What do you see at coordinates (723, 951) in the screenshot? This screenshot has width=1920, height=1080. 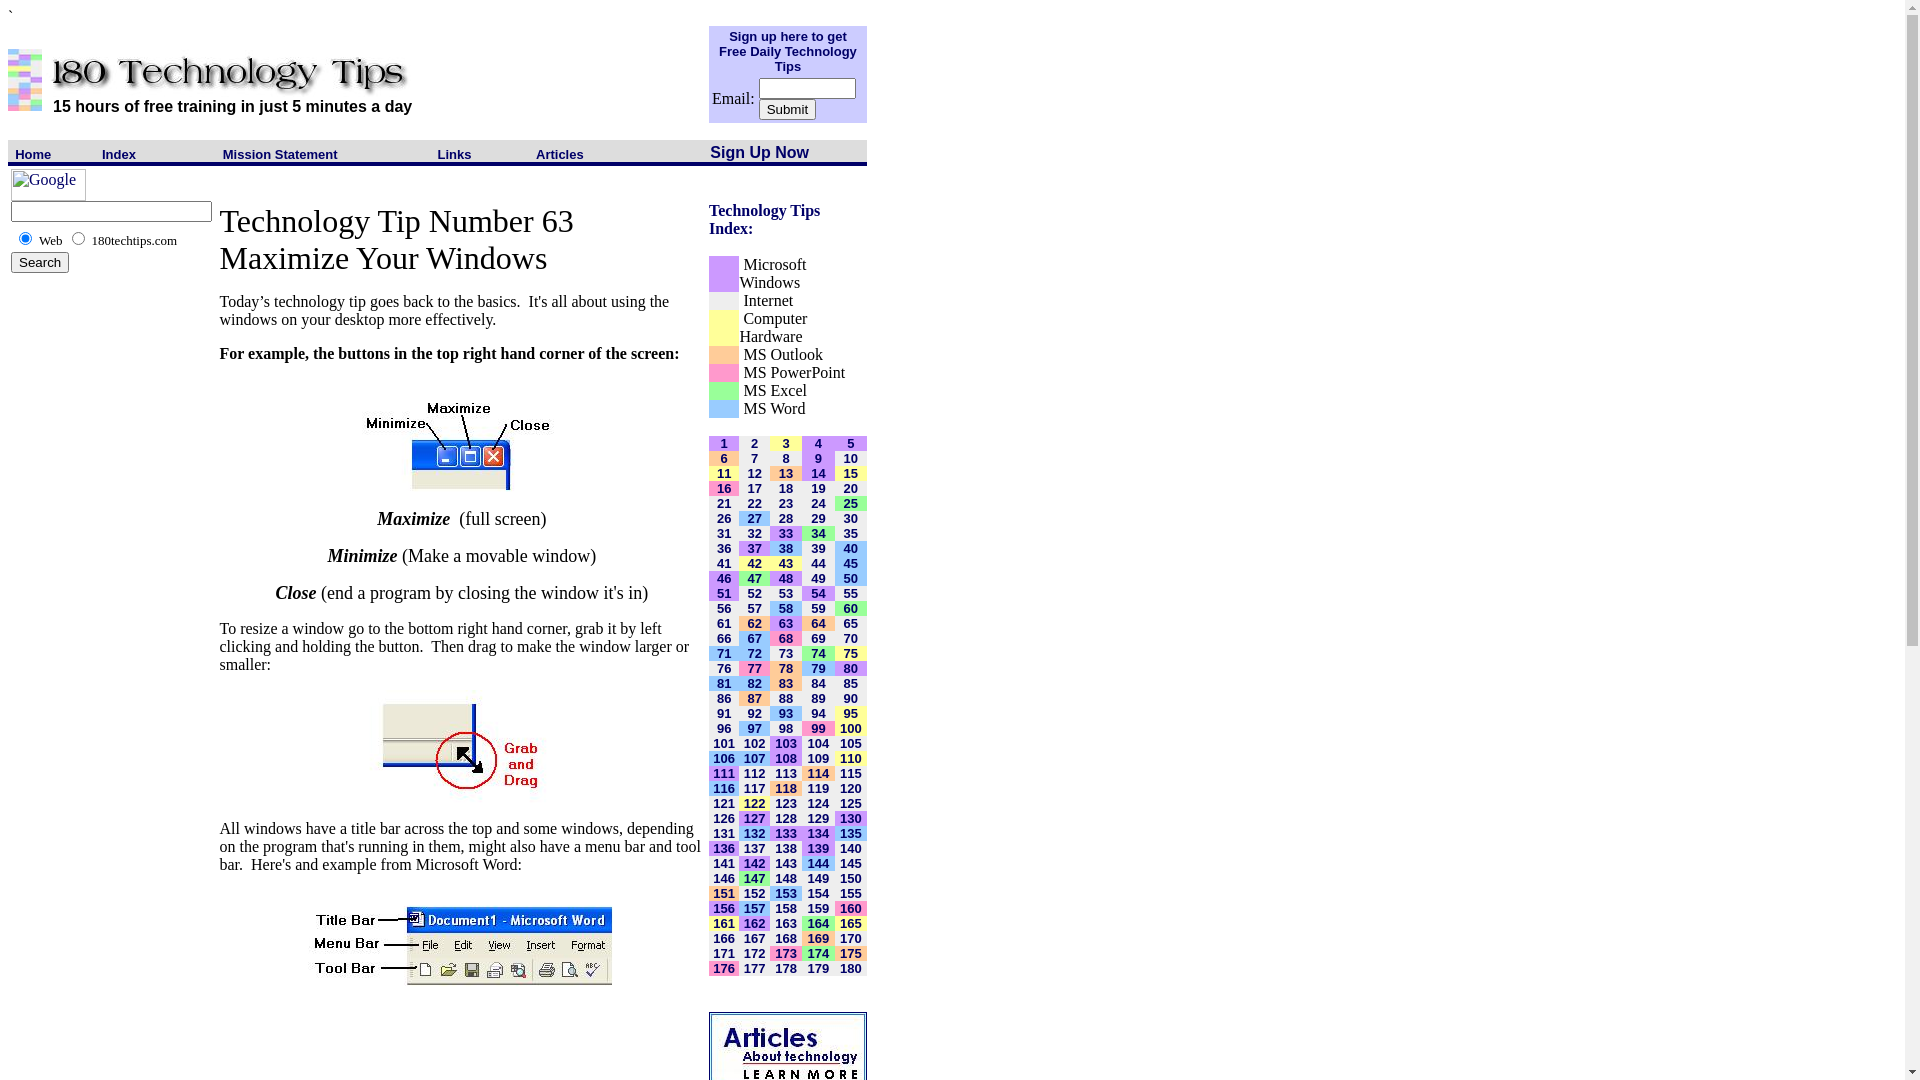 I see `'171'` at bounding box center [723, 951].